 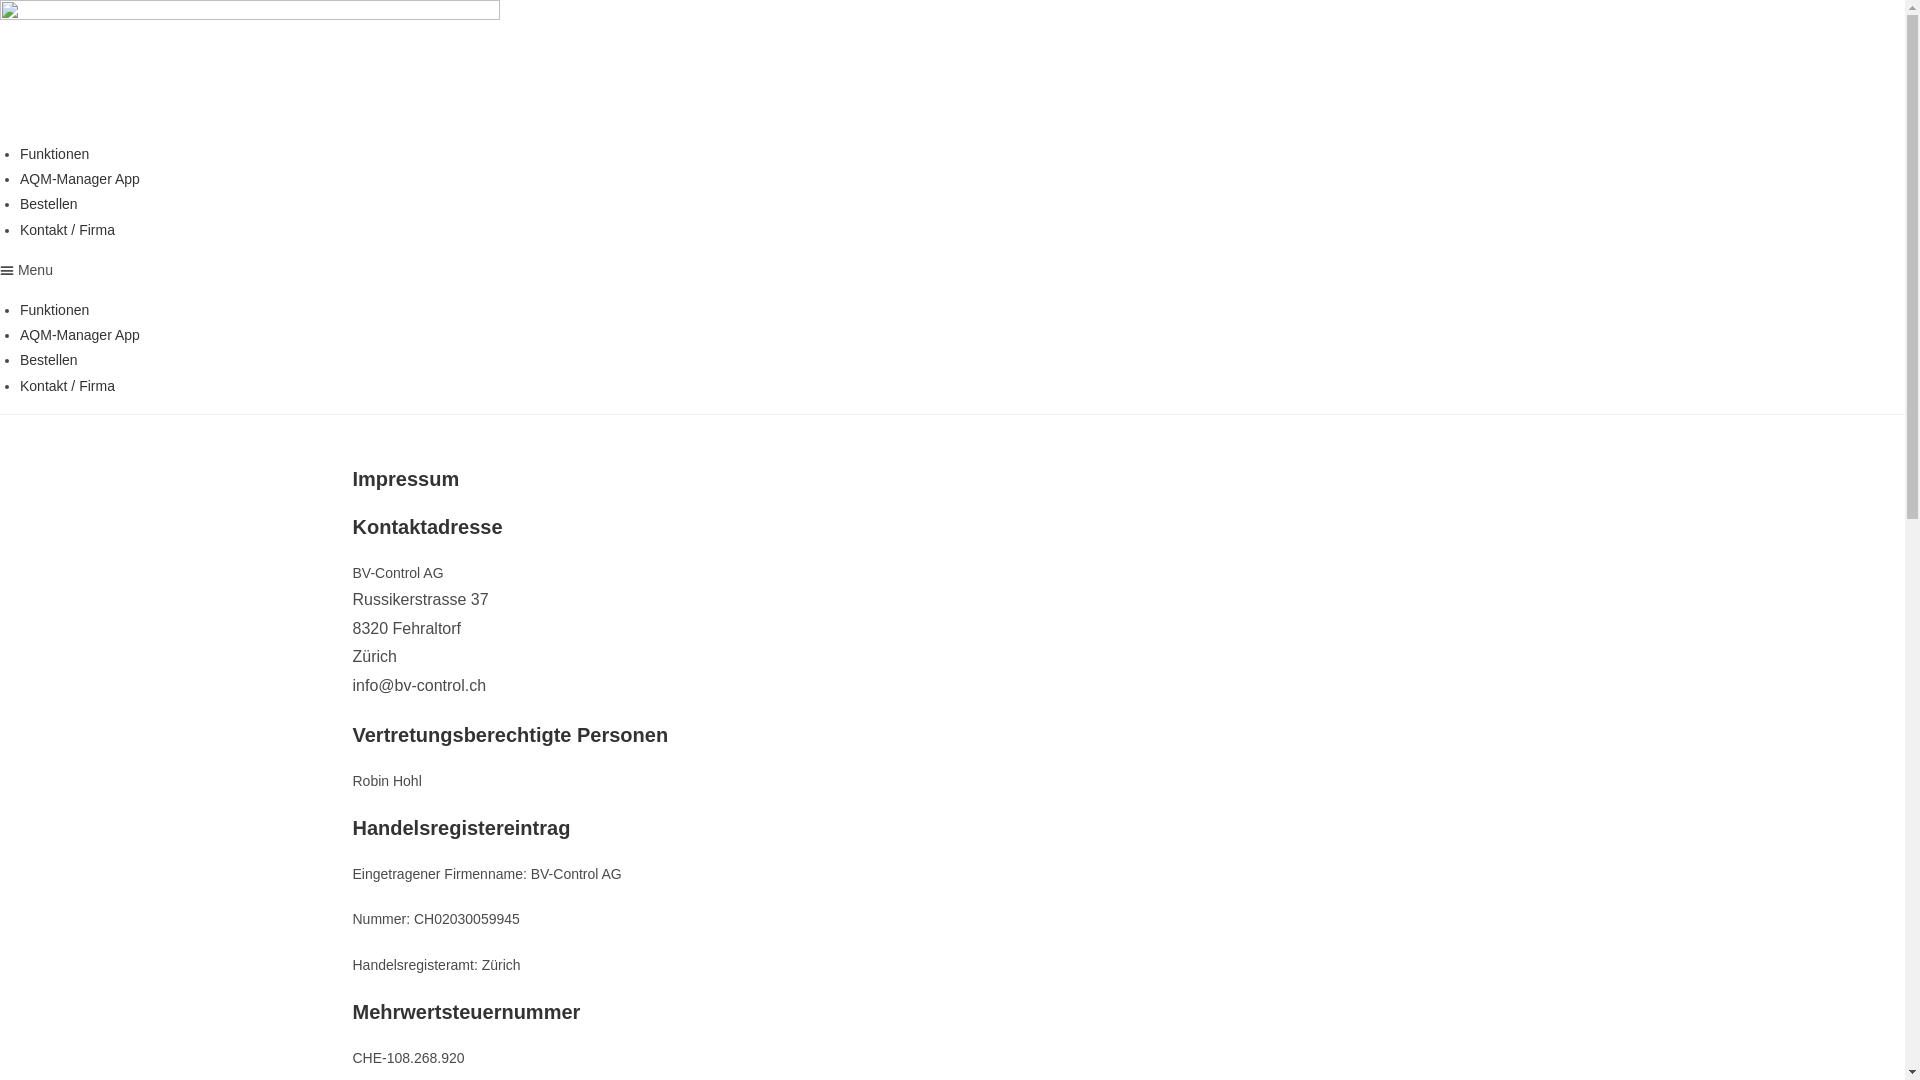 I want to click on 'AQM-Manager App', so click(x=80, y=334).